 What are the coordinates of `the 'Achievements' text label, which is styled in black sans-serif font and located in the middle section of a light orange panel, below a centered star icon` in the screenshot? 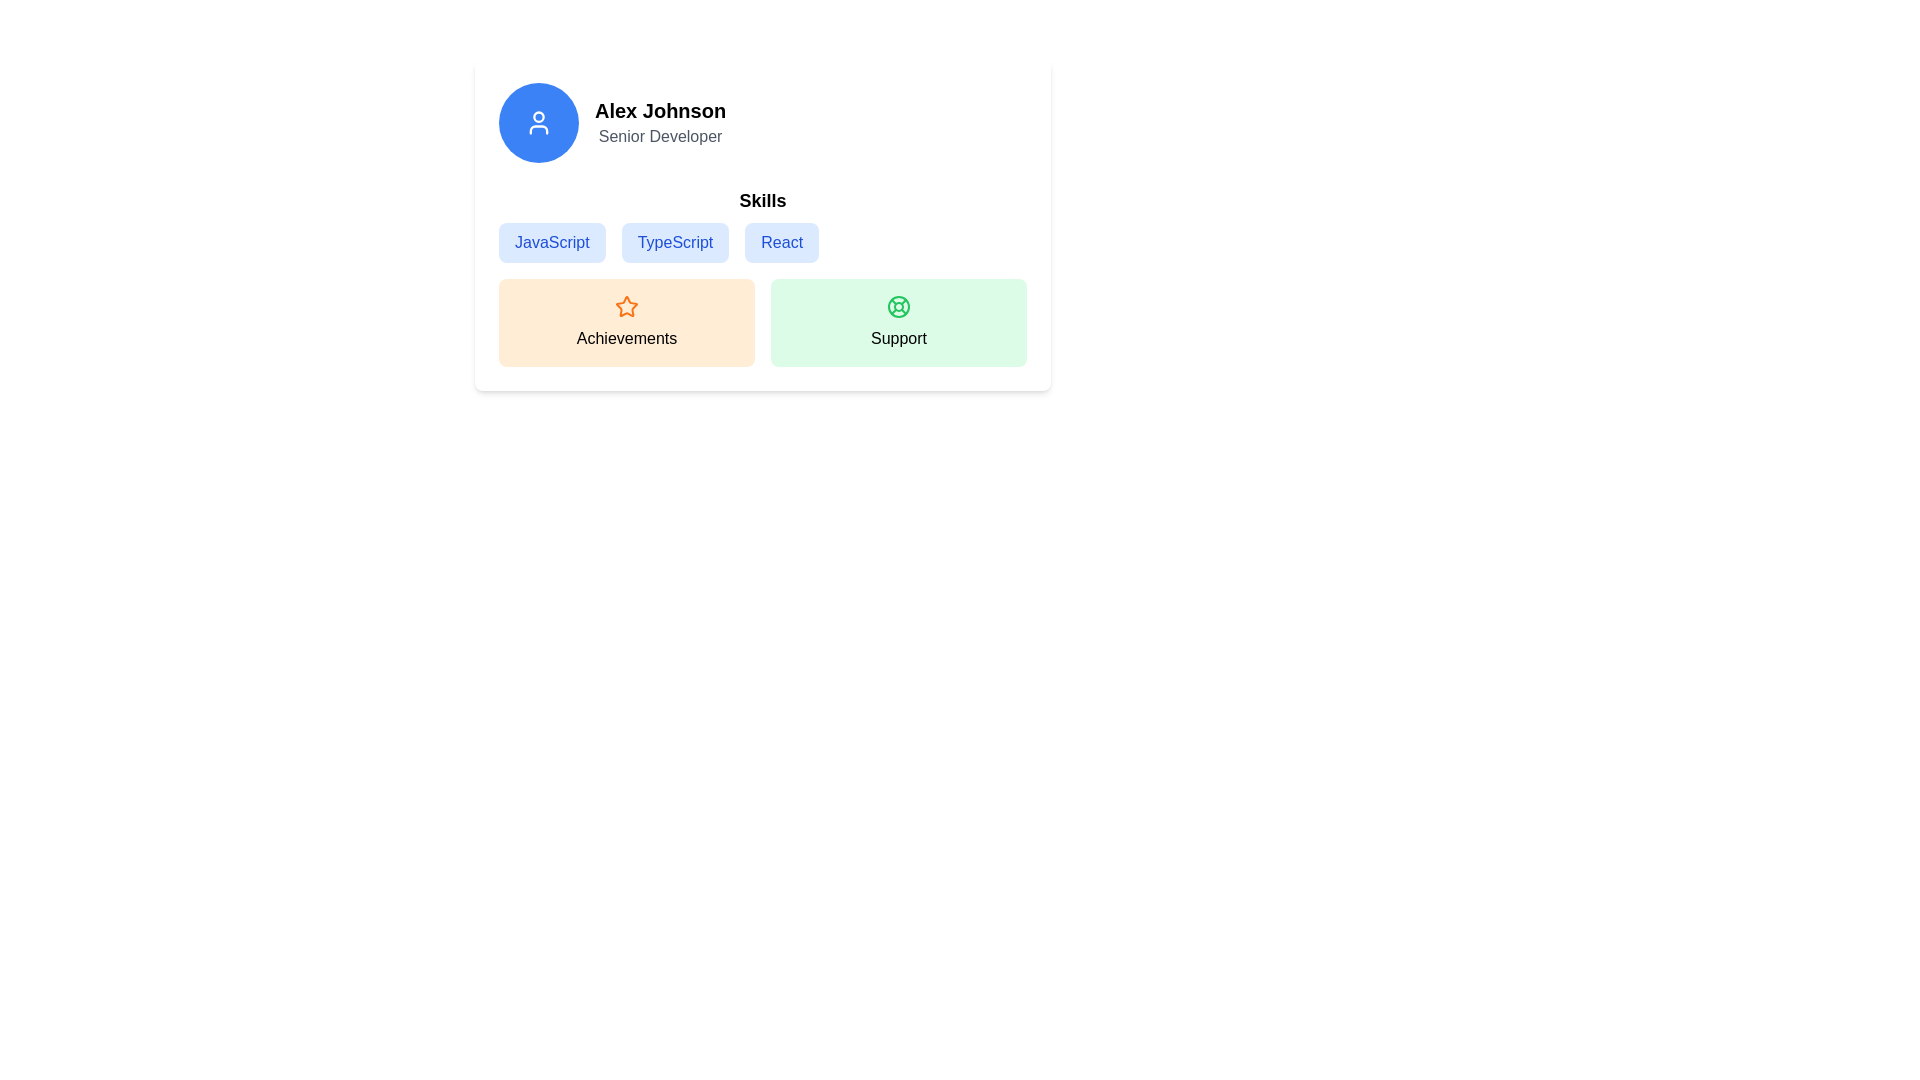 It's located at (626, 338).